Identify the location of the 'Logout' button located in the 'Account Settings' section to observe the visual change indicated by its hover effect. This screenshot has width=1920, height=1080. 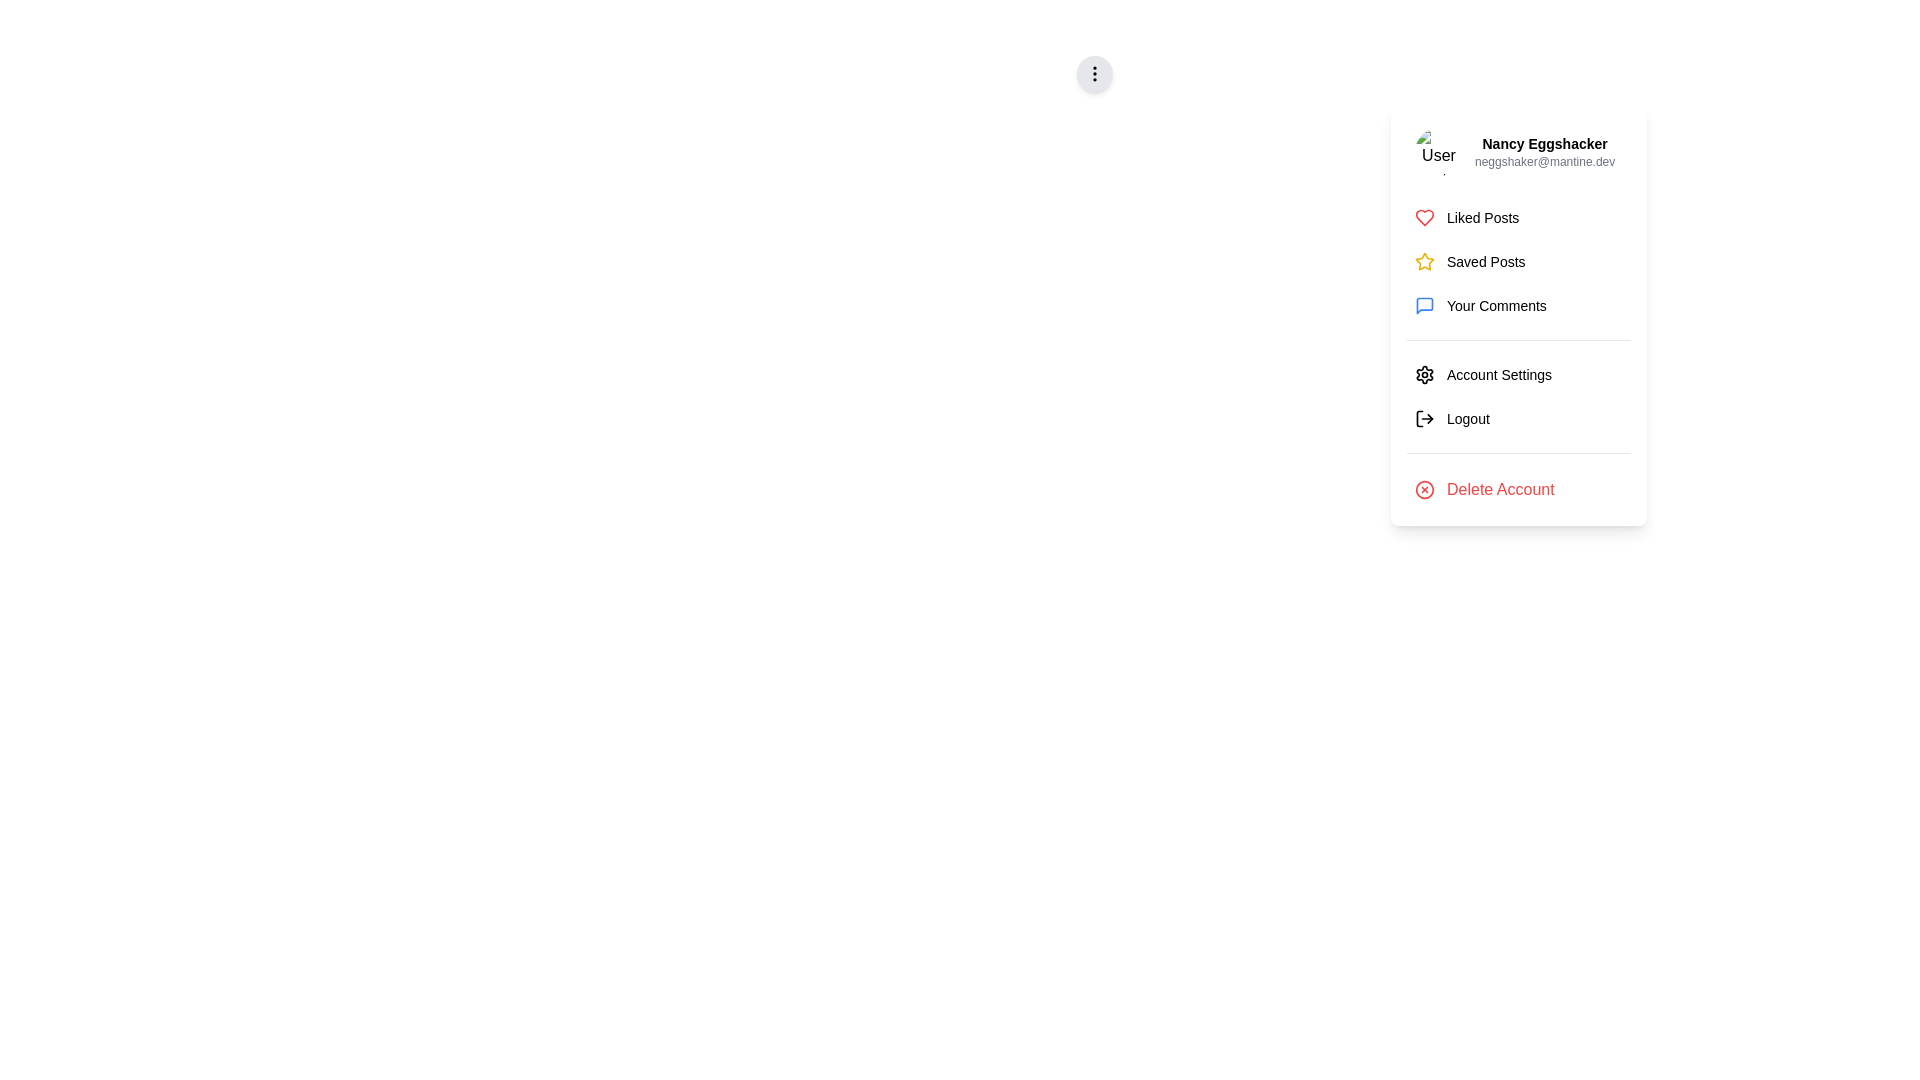
(1518, 418).